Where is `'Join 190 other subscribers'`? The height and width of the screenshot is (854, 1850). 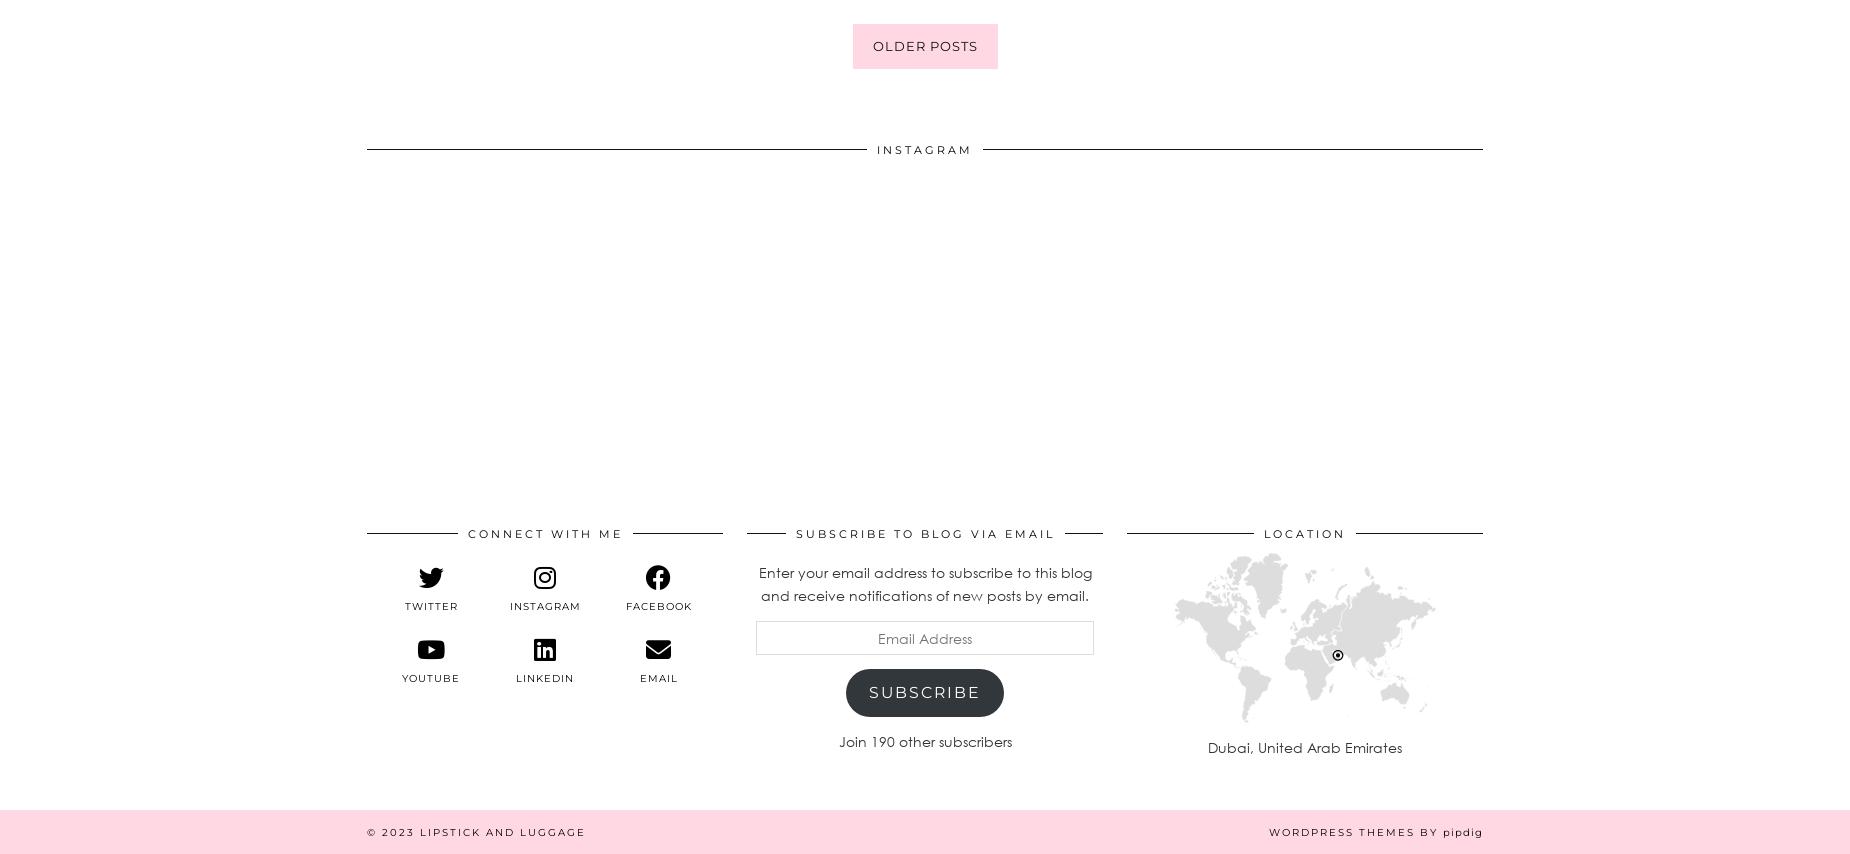
'Join 190 other subscribers' is located at coordinates (924, 738).